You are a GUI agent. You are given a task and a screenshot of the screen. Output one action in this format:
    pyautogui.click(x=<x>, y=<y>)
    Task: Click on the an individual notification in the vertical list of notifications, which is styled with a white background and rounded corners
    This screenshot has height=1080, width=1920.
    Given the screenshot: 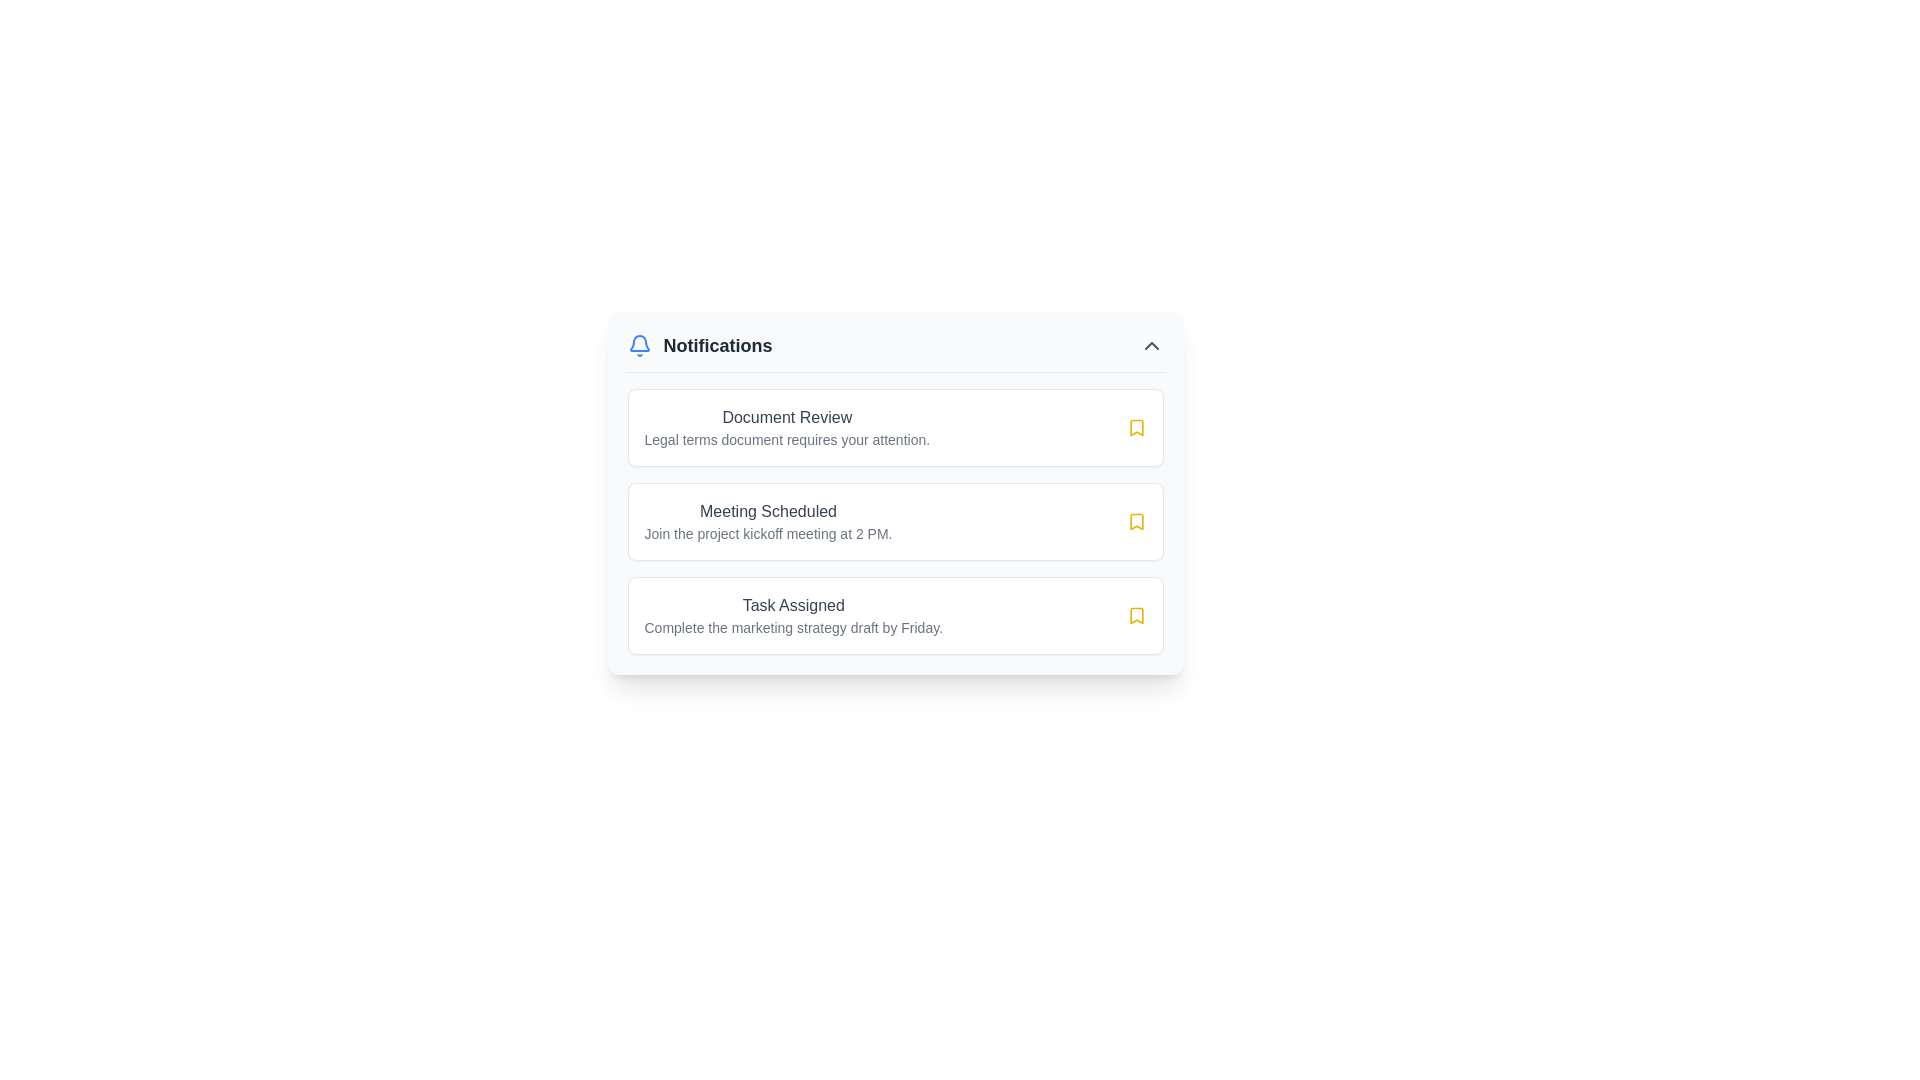 What is the action you would take?
    pyautogui.click(x=894, y=520)
    